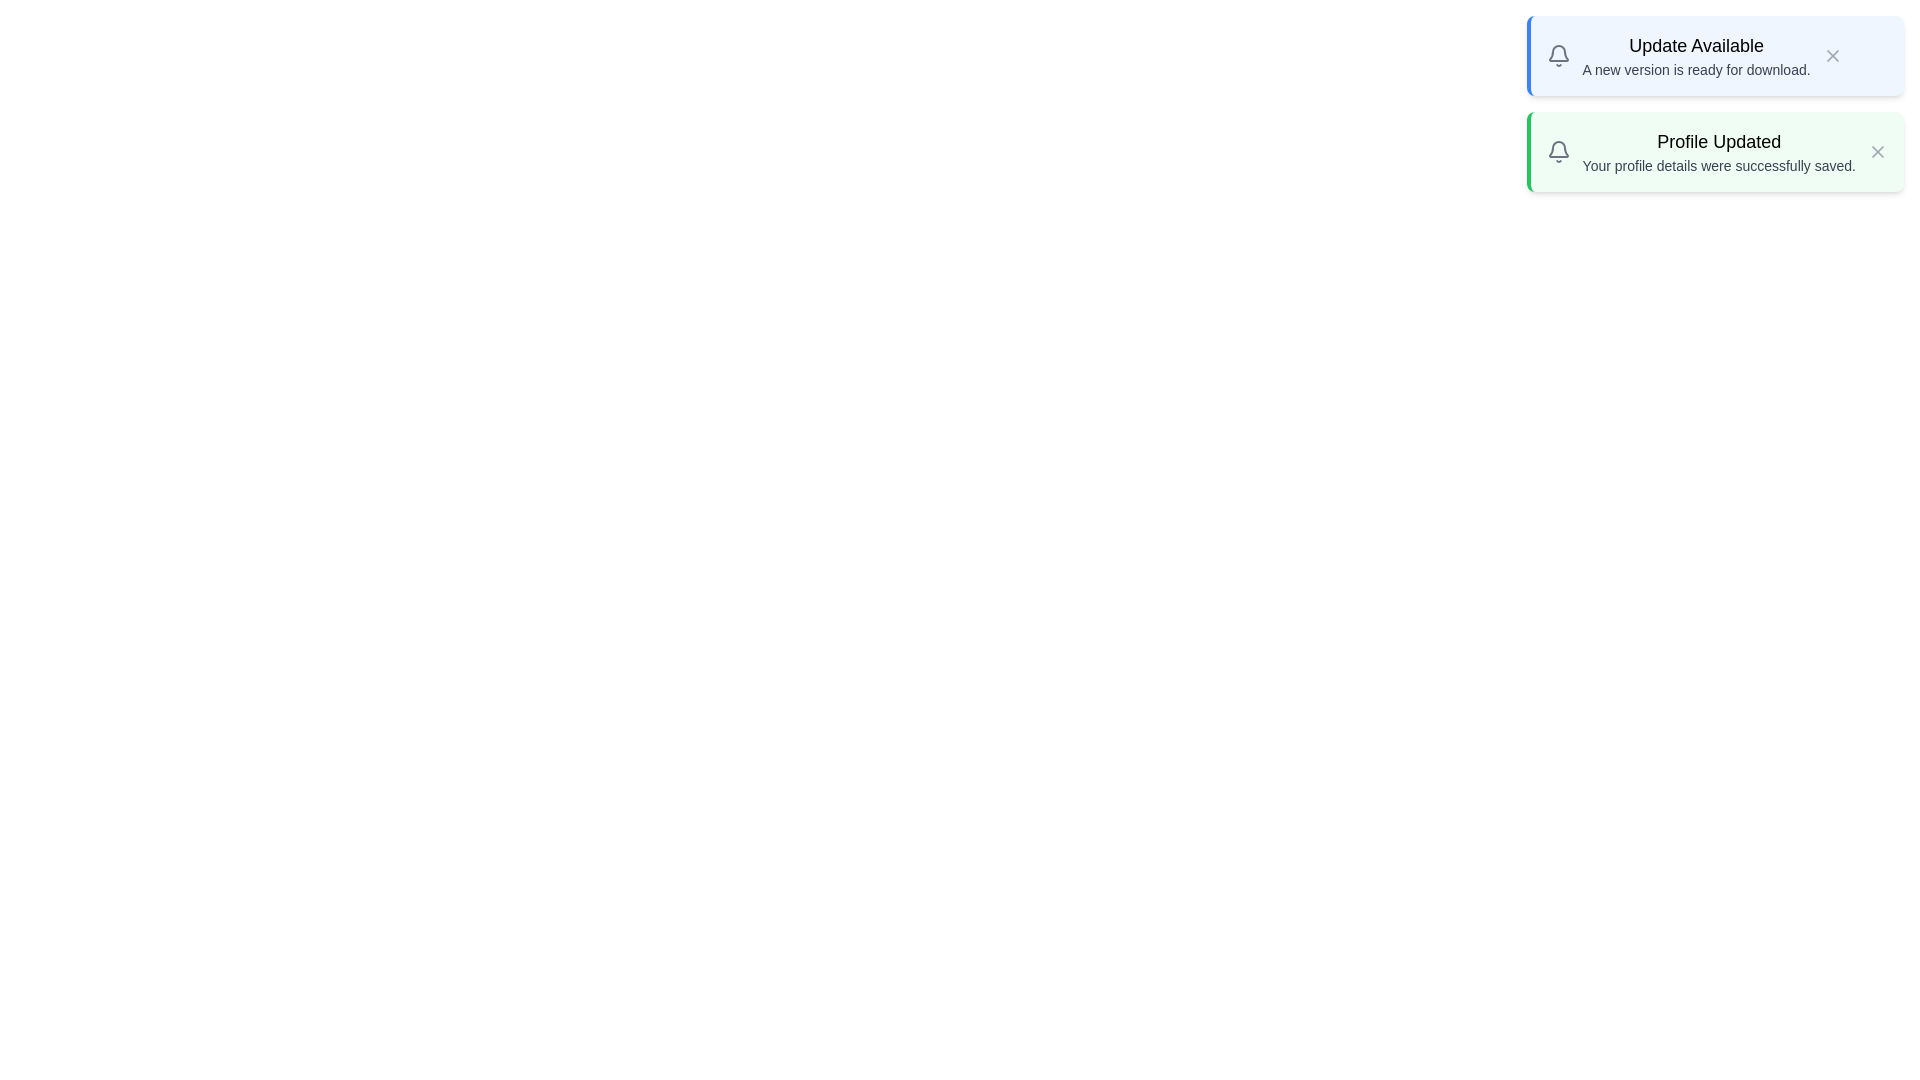  What do you see at coordinates (1714, 55) in the screenshot?
I see `the notification element with title Update Available` at bounding box center [1714, 55].